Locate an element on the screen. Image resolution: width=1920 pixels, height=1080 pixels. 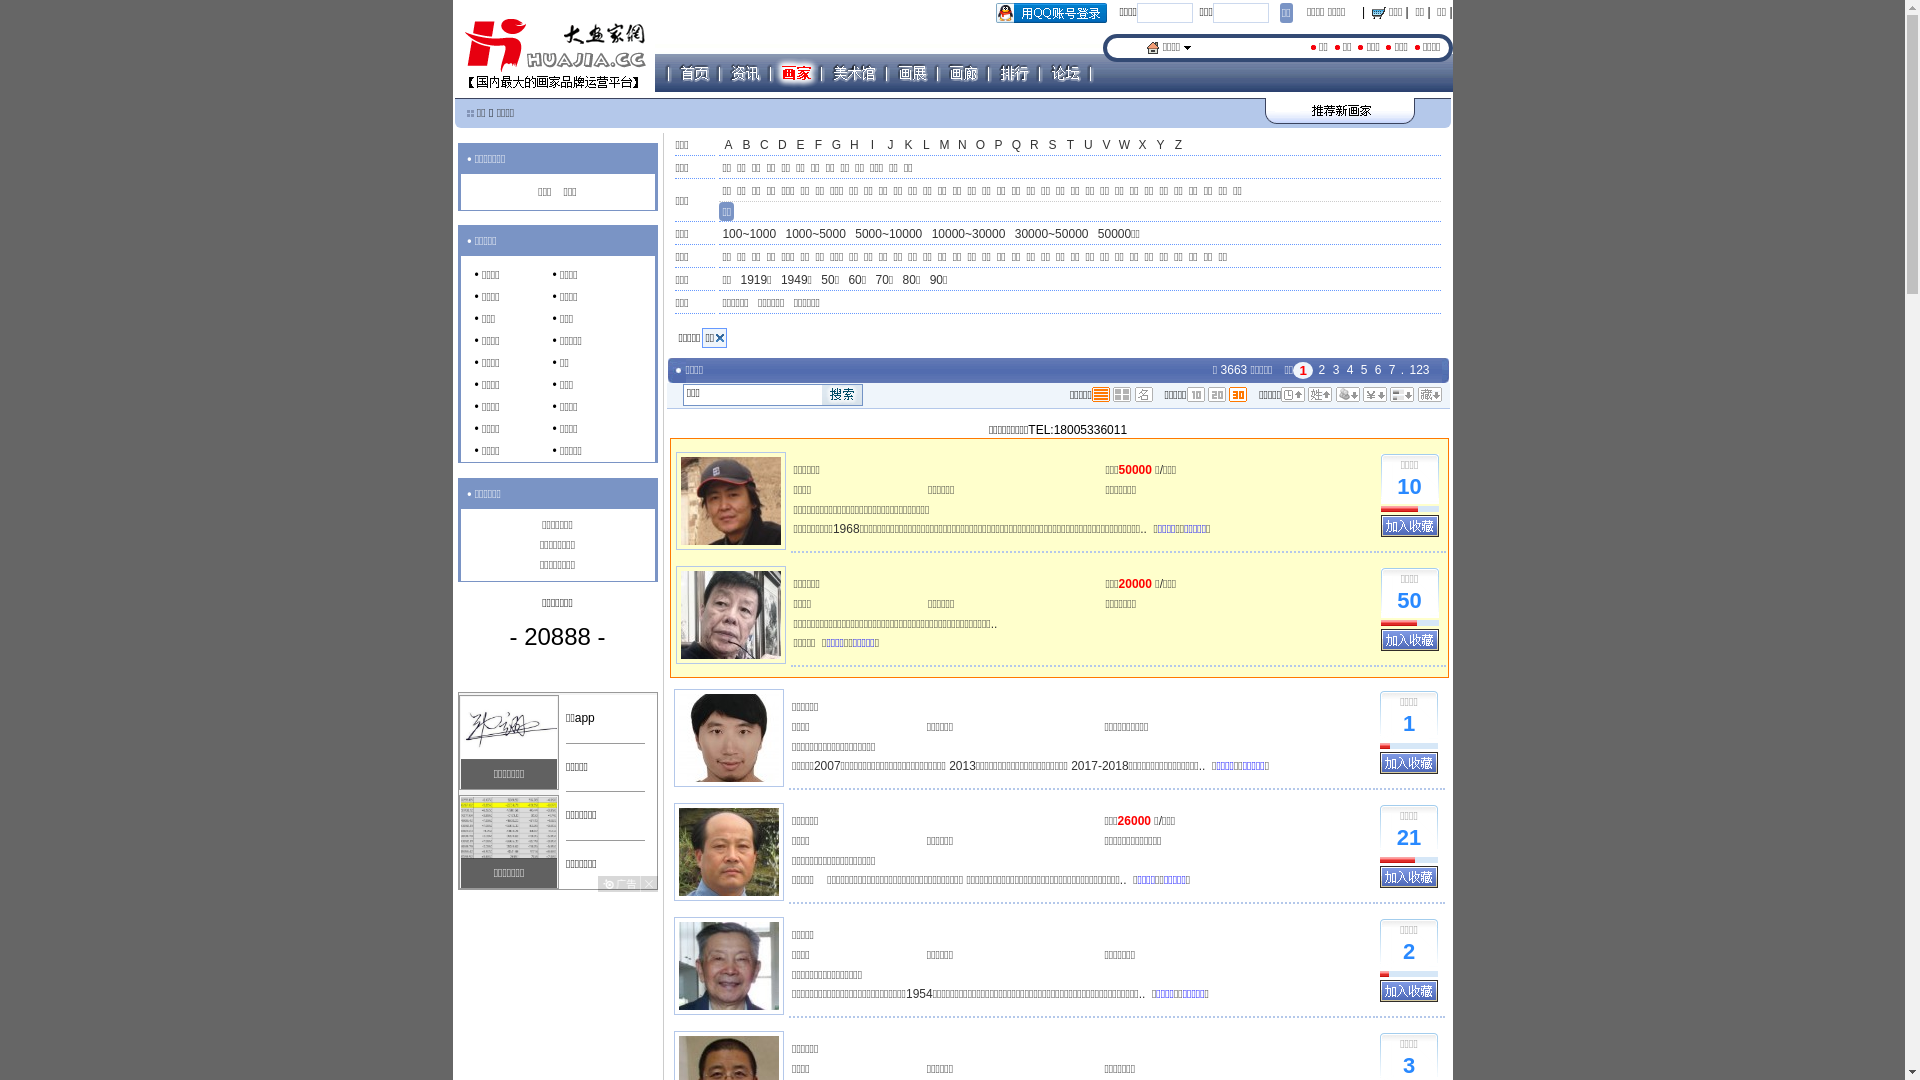
'P' is located at coordinates (998, 145).